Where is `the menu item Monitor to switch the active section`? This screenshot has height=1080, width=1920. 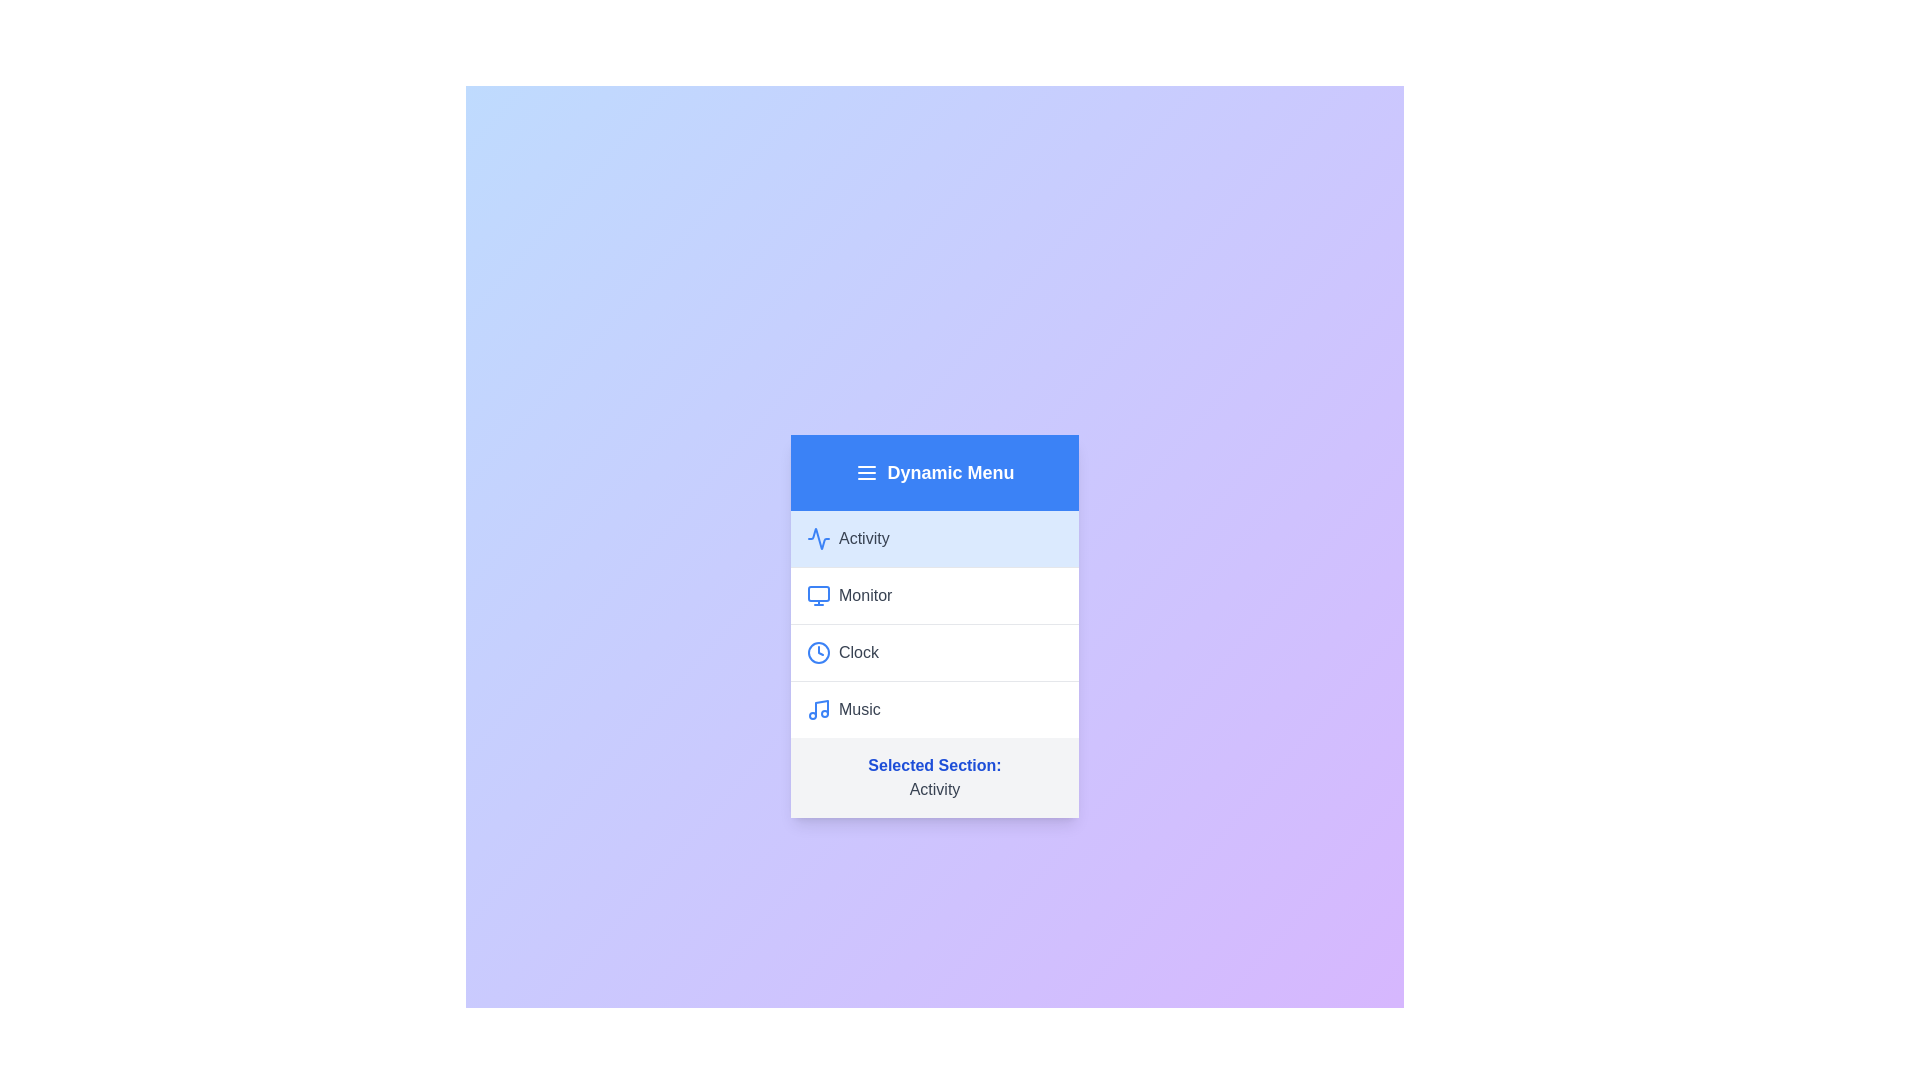 the menu item Monitor to switch the active section is located at coordinates (934, 593).